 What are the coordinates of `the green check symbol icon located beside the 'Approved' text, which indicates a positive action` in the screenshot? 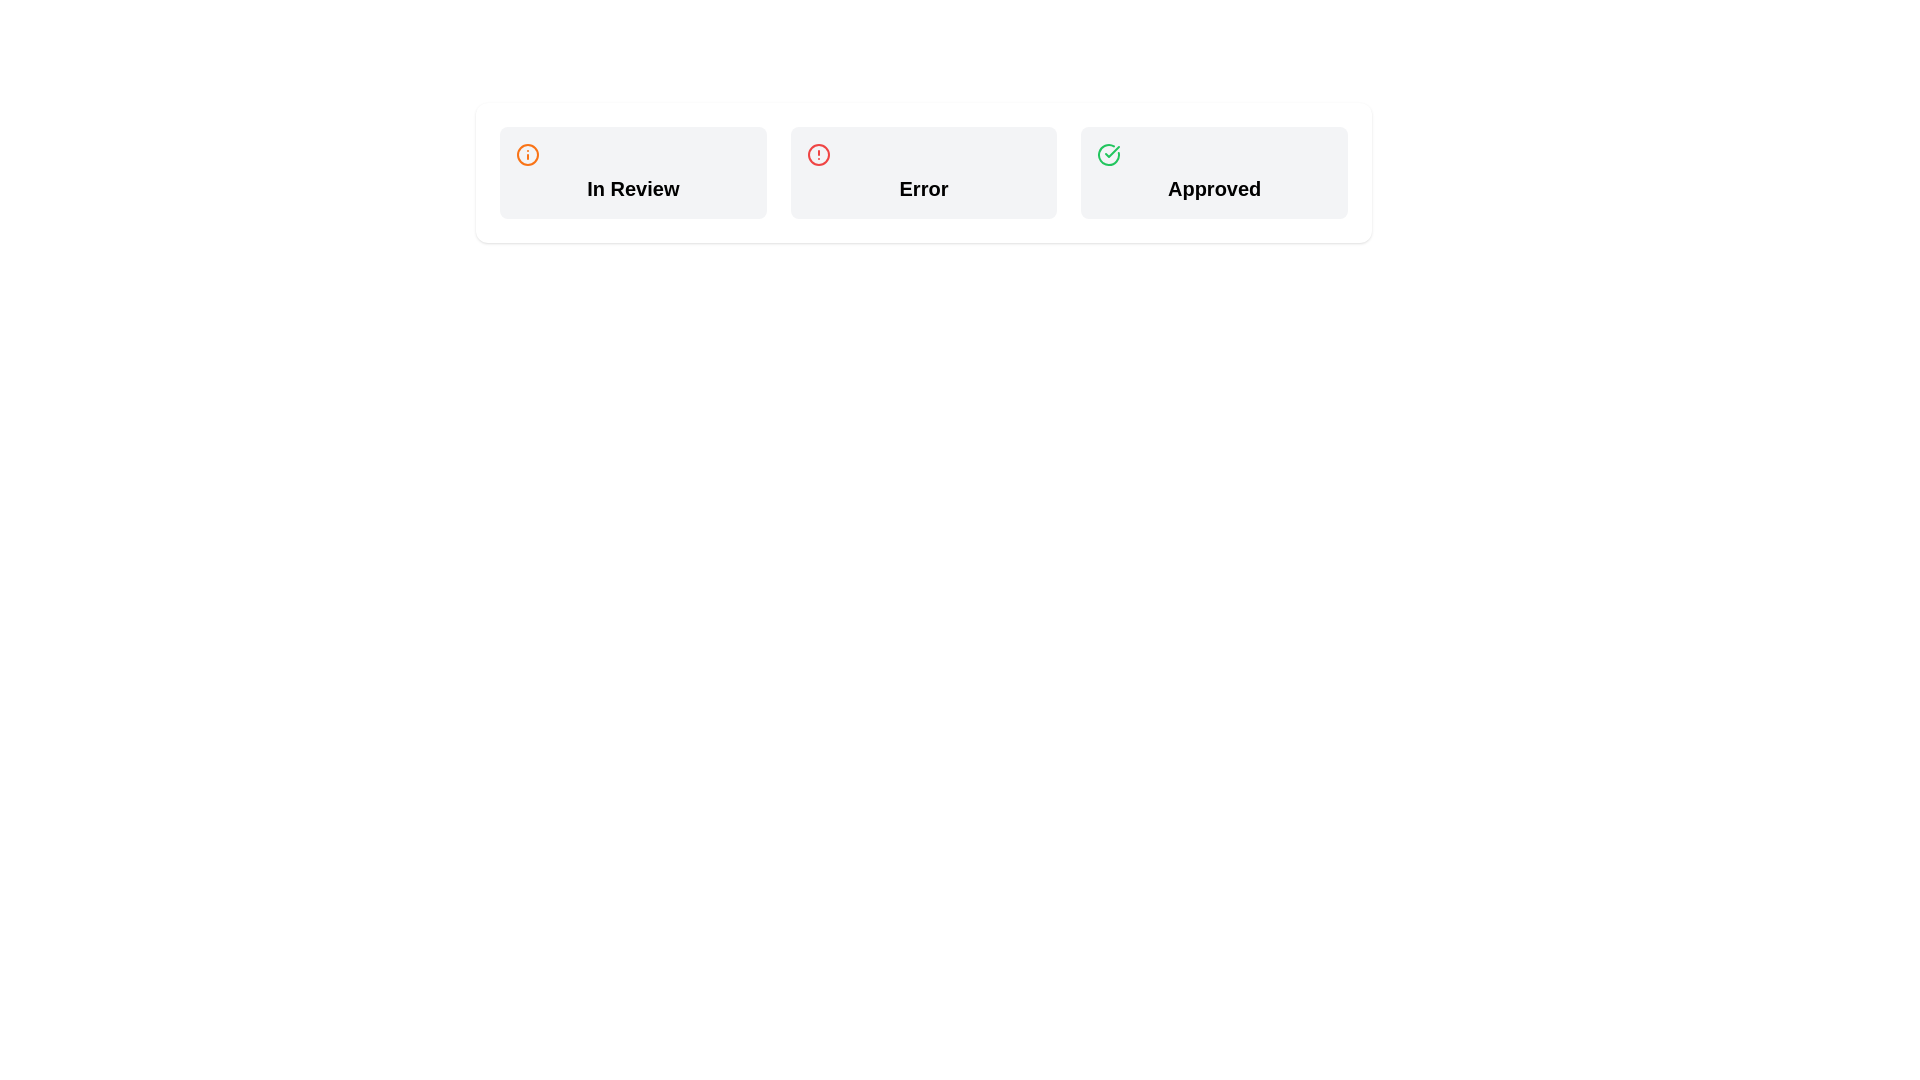 It's located at (1111, 150).